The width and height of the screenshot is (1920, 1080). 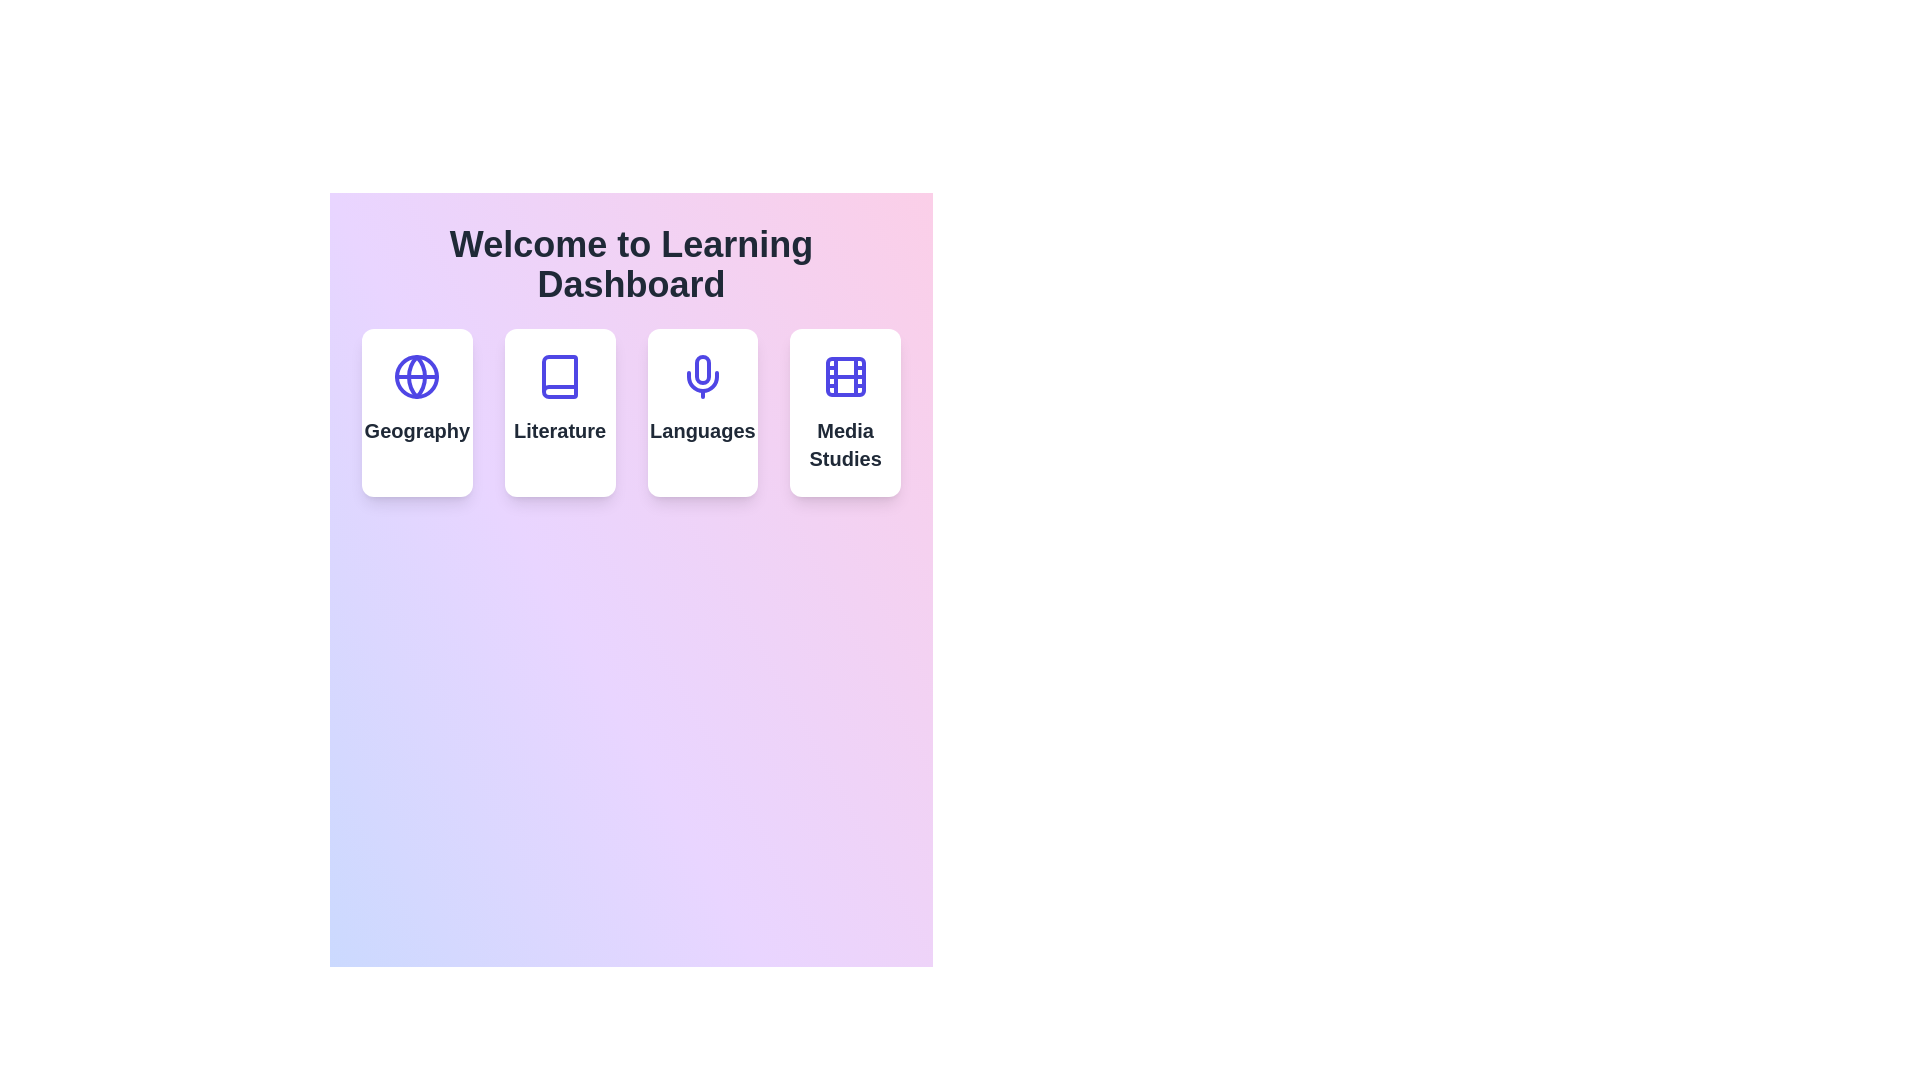 What do you see at coordinates (845, 411) in the screenshot?
I see `the 'Media Studies' selection button, which is the fourth card in a horizontal grid located below the 'Welcome to Learning Dashboard' heading` at bounding box center [845, 411].